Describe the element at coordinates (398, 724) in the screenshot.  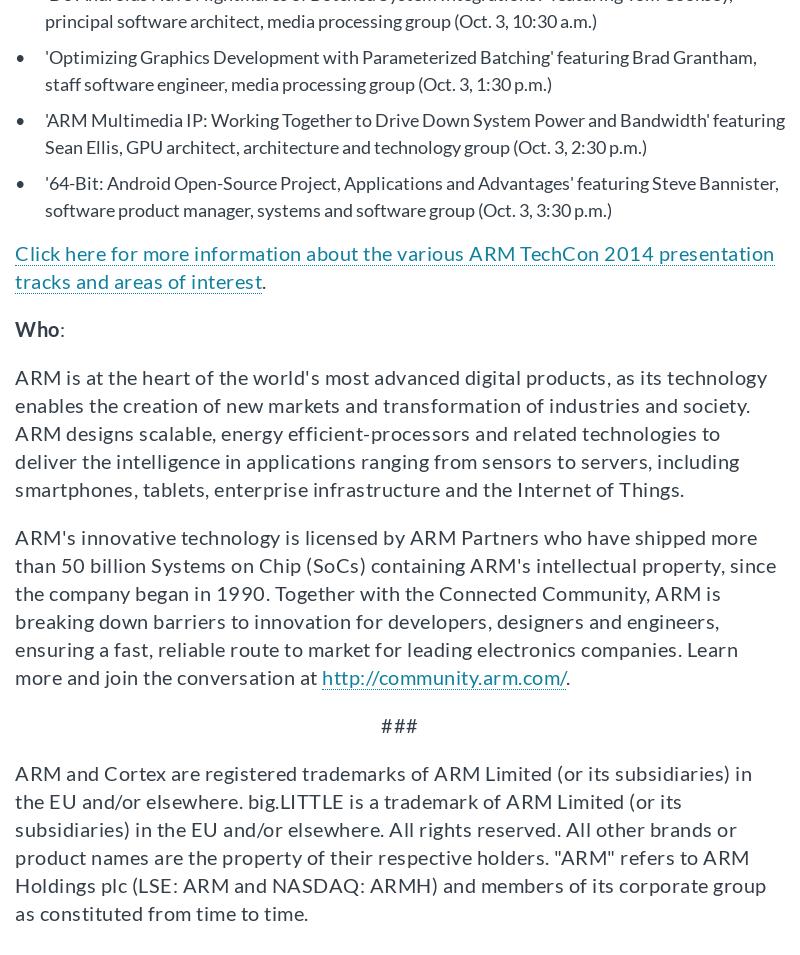
I see `'###'` at that location.